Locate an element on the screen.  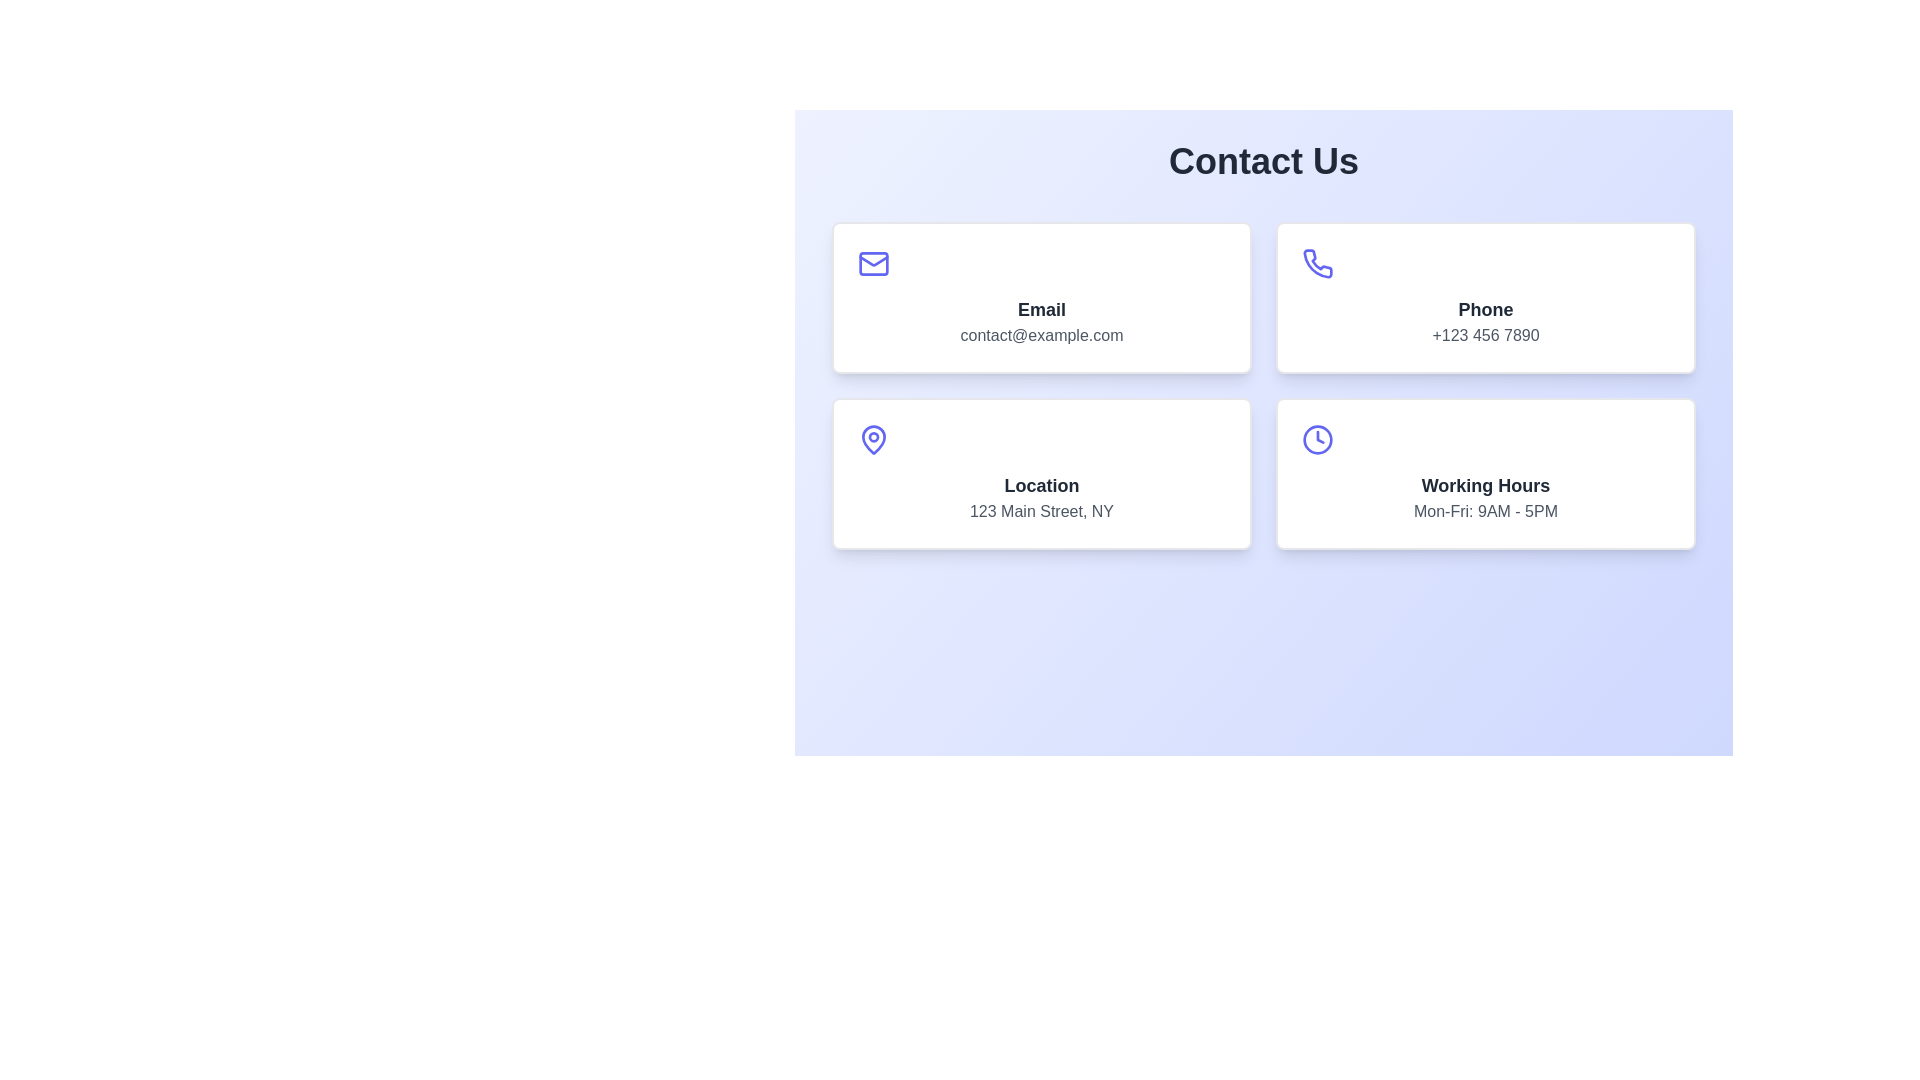
the static text label that identifies the email address, which is centrally aligned above the email information in the top-left tile of the grid layout is located at coordinates (1040, 309).